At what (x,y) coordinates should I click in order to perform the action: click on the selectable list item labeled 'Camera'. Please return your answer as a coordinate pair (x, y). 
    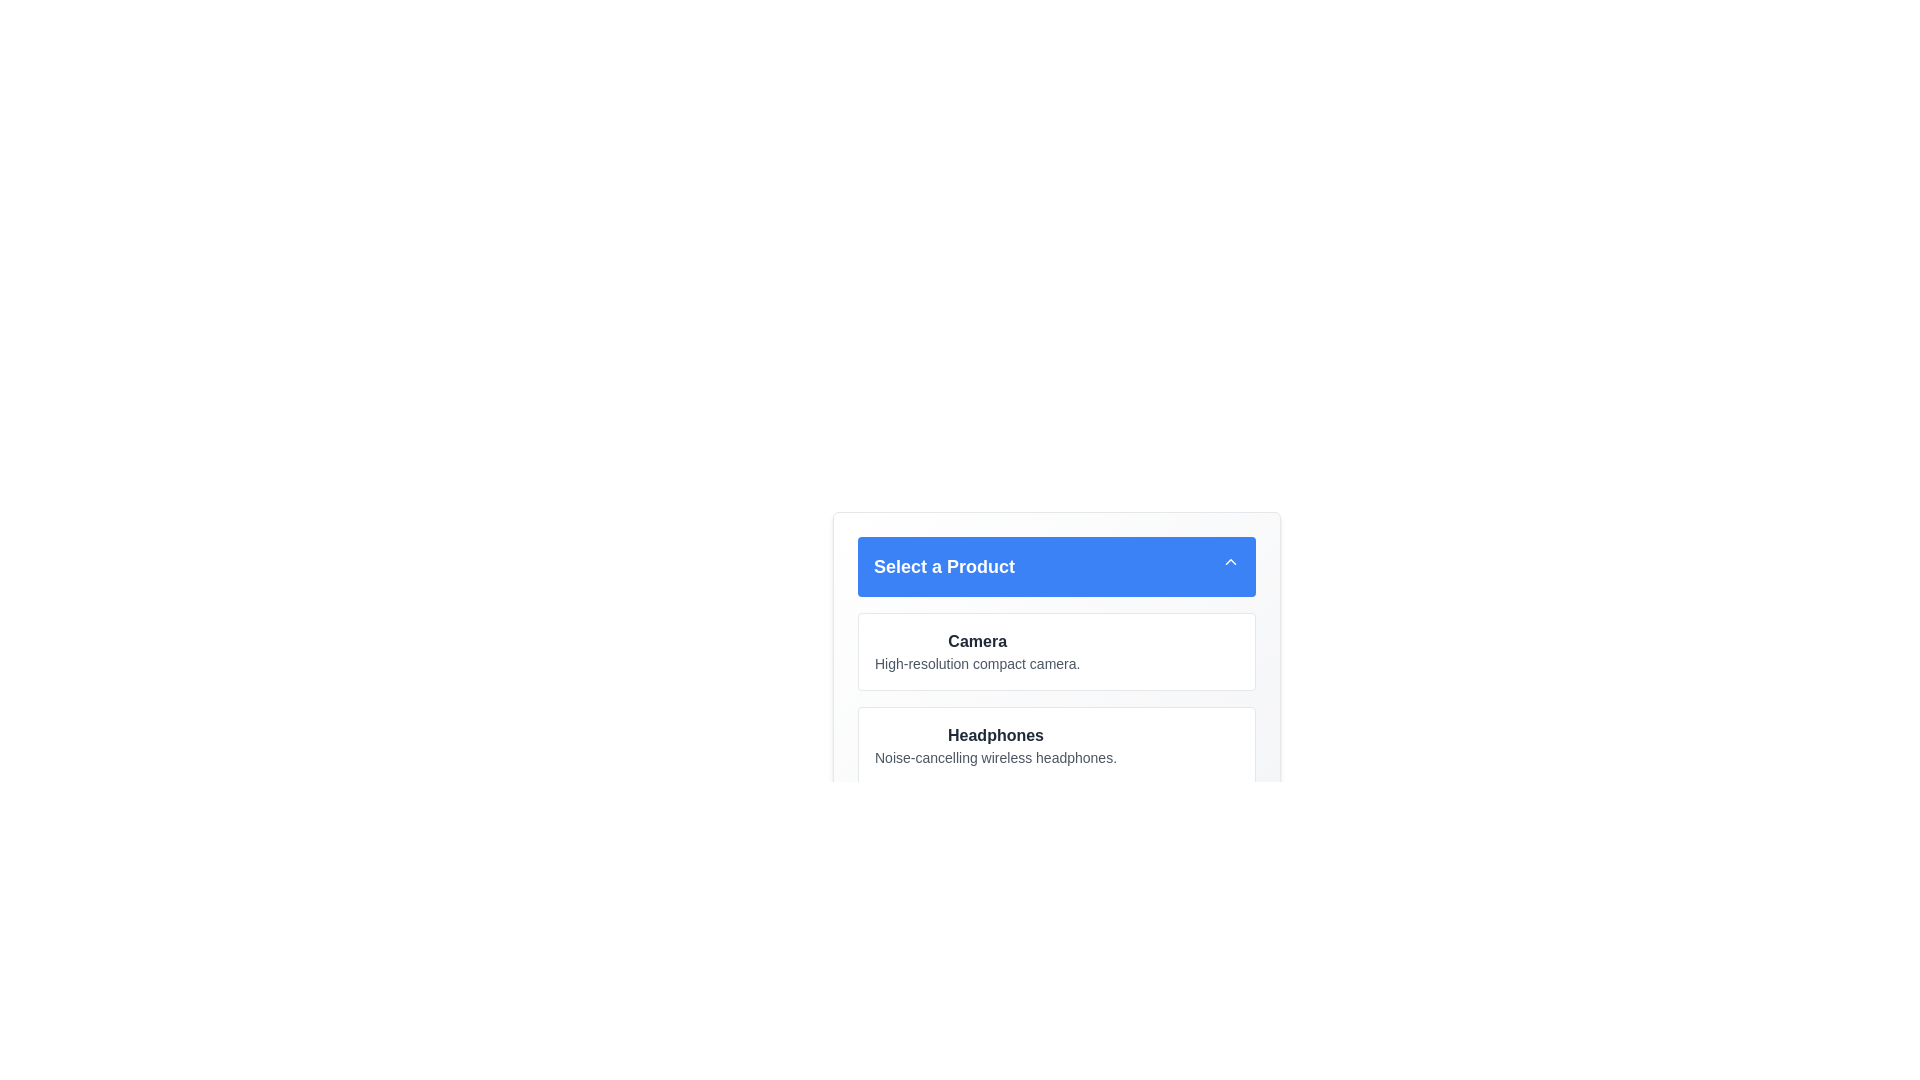
    Looking at the image, I should click on (1055, 651).